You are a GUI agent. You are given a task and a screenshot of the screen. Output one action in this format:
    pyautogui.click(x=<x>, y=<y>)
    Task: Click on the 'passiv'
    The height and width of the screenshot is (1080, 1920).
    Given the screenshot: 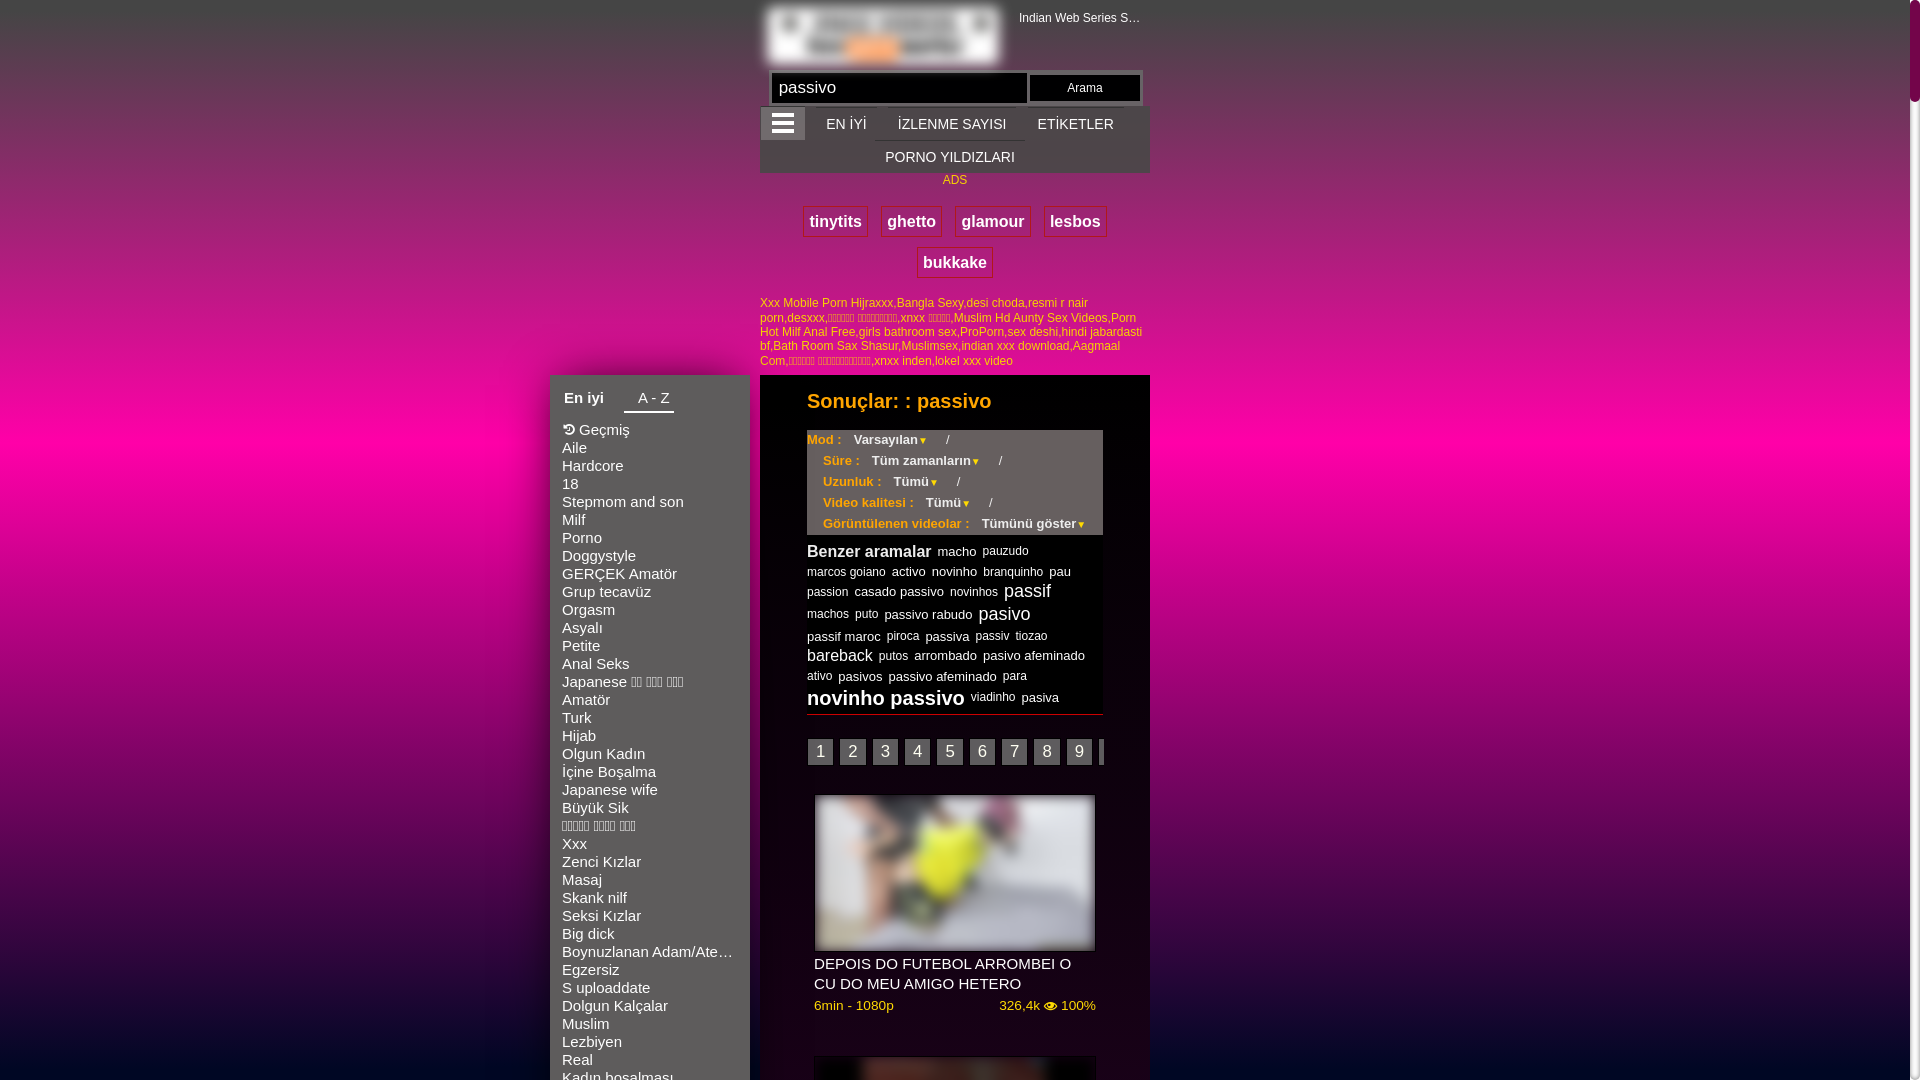 What is the action you would take?
    pyautogui.click(x=992, y=636)
    